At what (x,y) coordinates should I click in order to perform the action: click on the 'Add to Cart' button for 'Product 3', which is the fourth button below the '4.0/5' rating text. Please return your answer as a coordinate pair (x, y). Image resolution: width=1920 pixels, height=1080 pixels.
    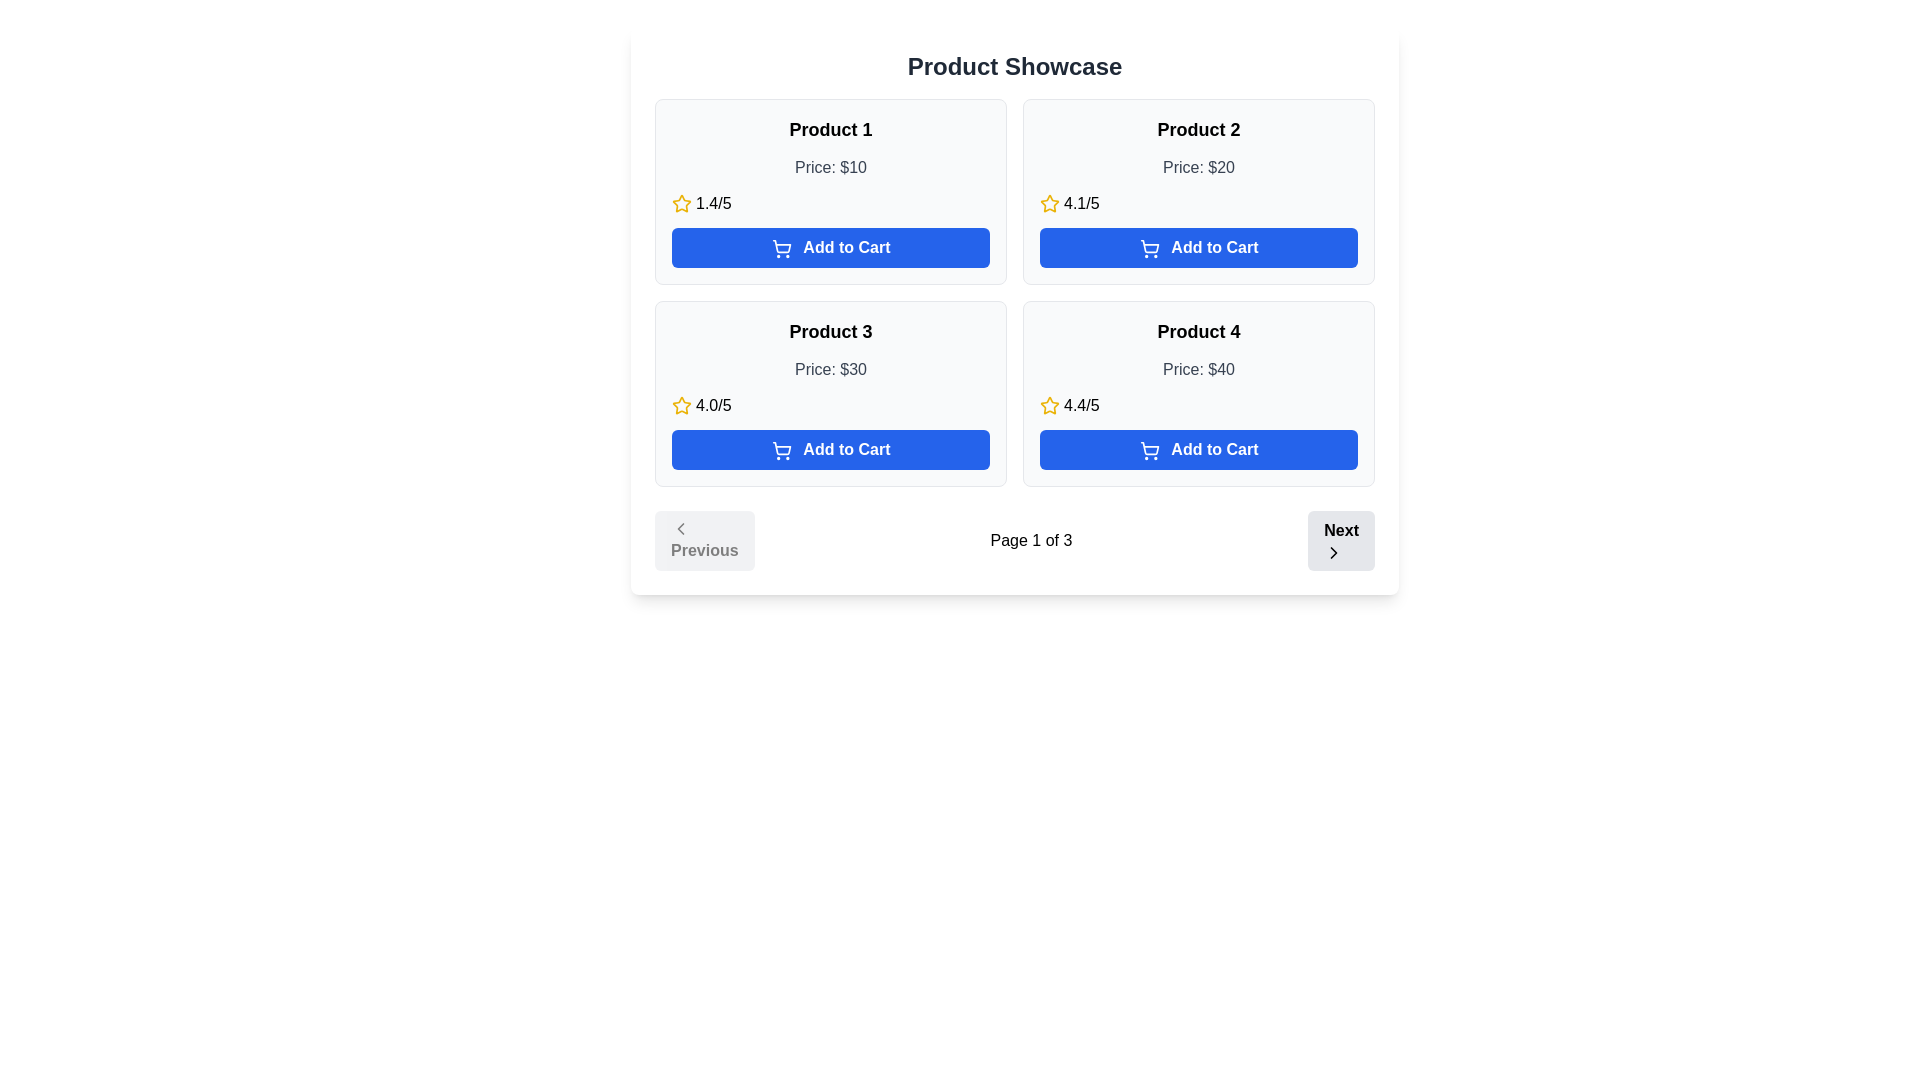
    Looking at the image, I should click on (830, 450).